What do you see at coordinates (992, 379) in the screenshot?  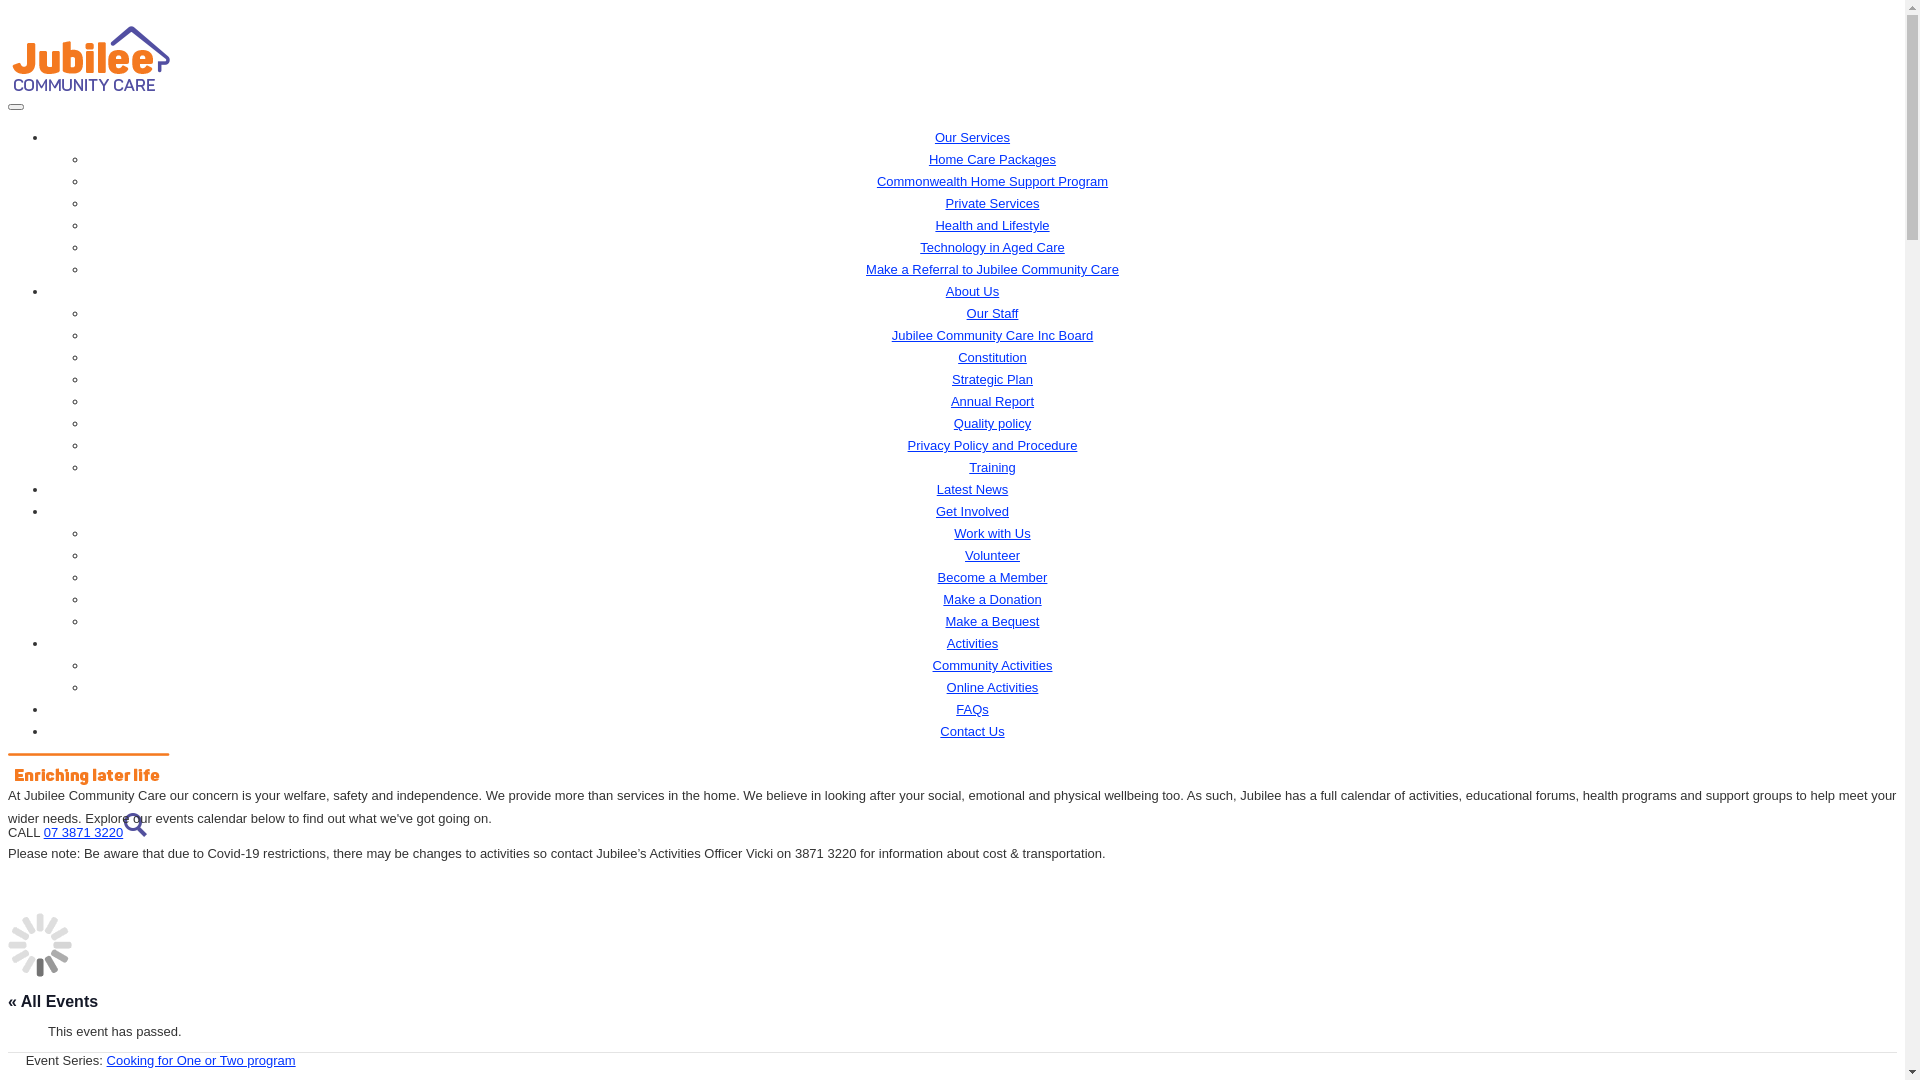 I see `'Strategic Plan'` at bounding box center [992, 379].